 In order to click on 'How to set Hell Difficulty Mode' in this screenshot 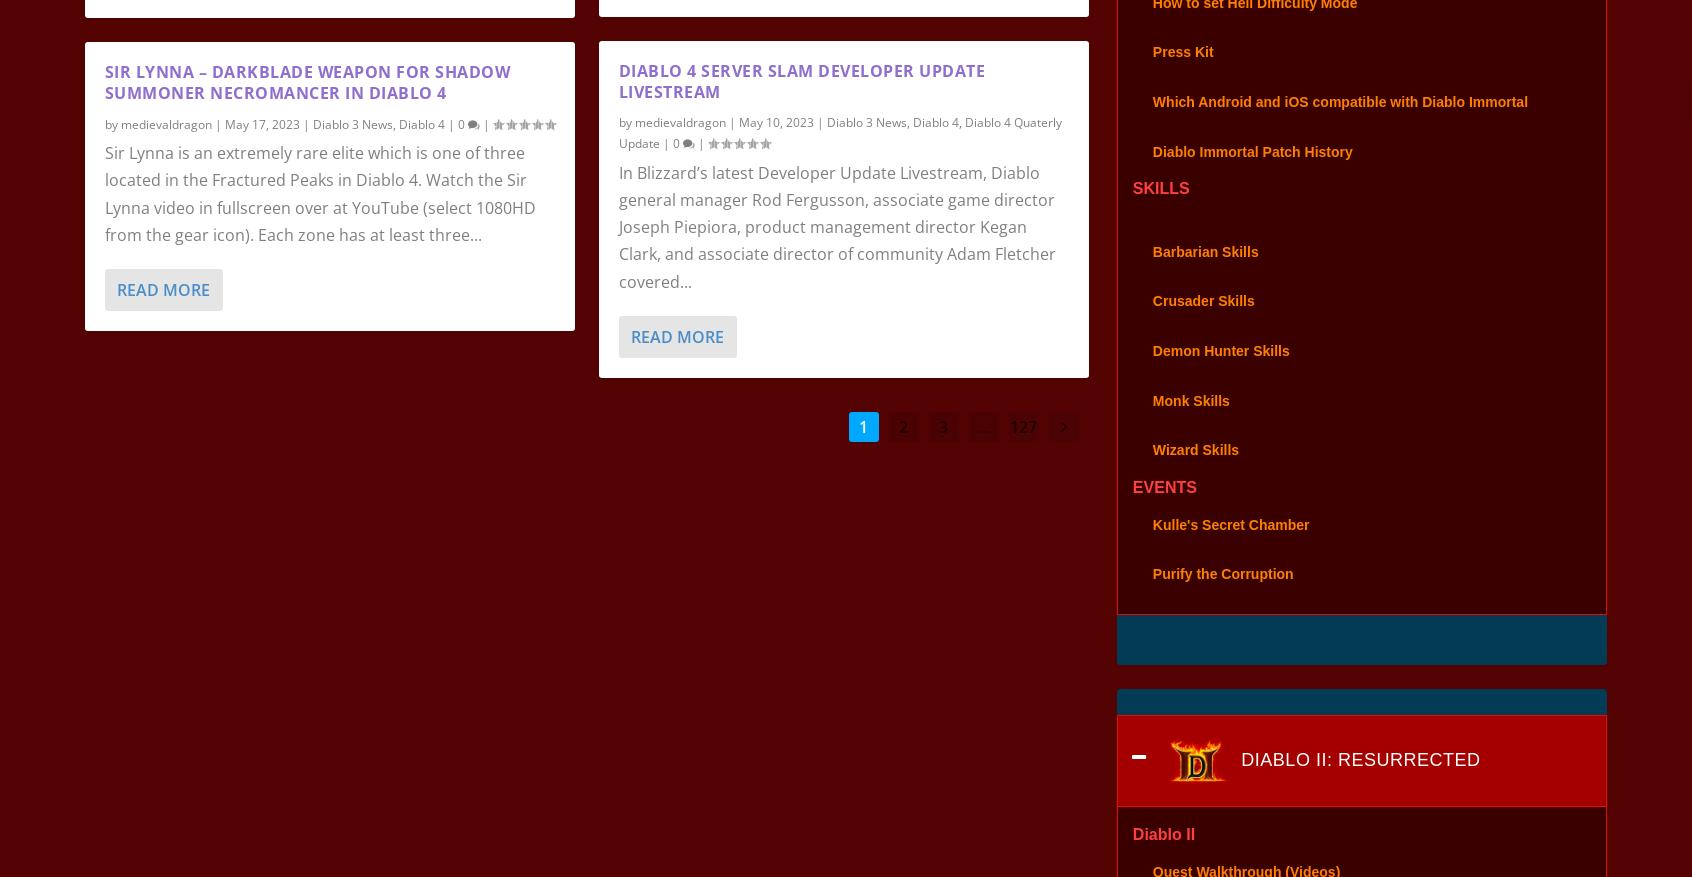, I will do `click(1254, 28)`.